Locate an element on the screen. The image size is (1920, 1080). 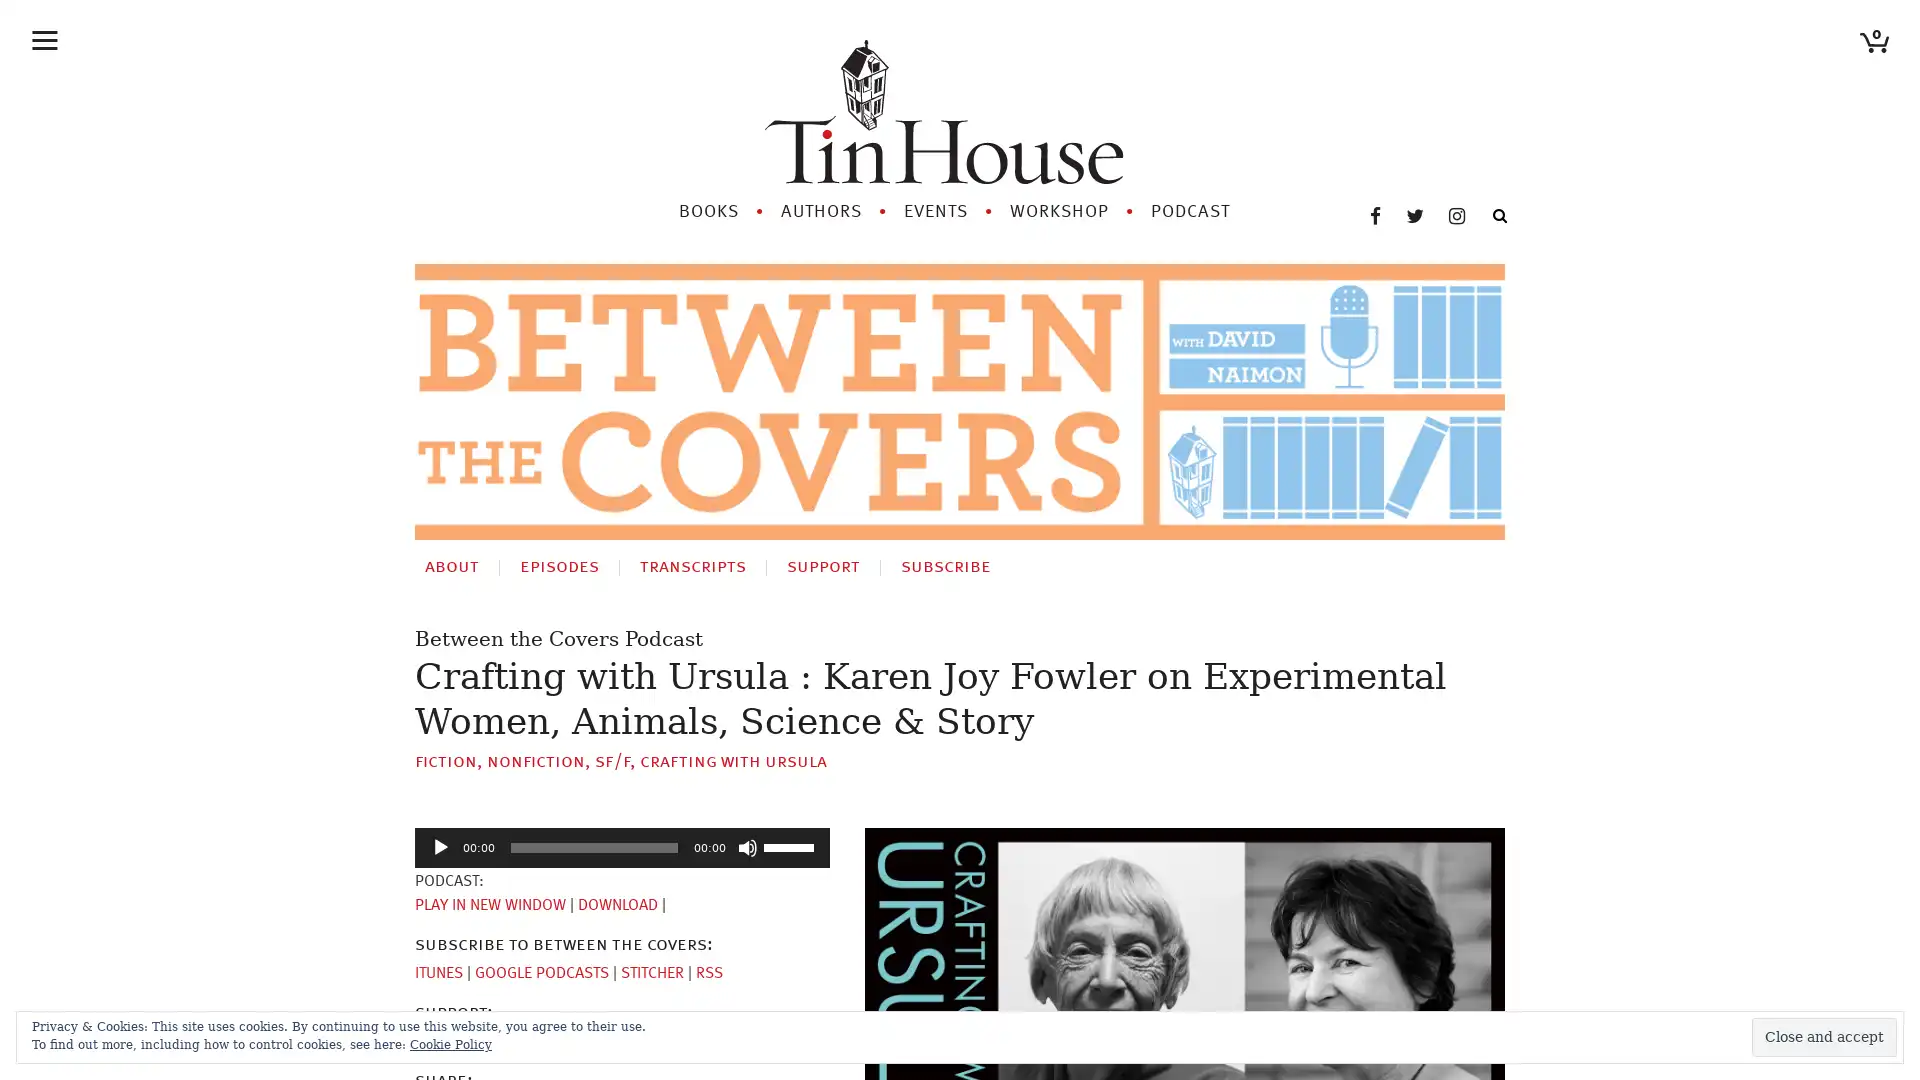
Close and accept is located at coordinates (1824, 1036).